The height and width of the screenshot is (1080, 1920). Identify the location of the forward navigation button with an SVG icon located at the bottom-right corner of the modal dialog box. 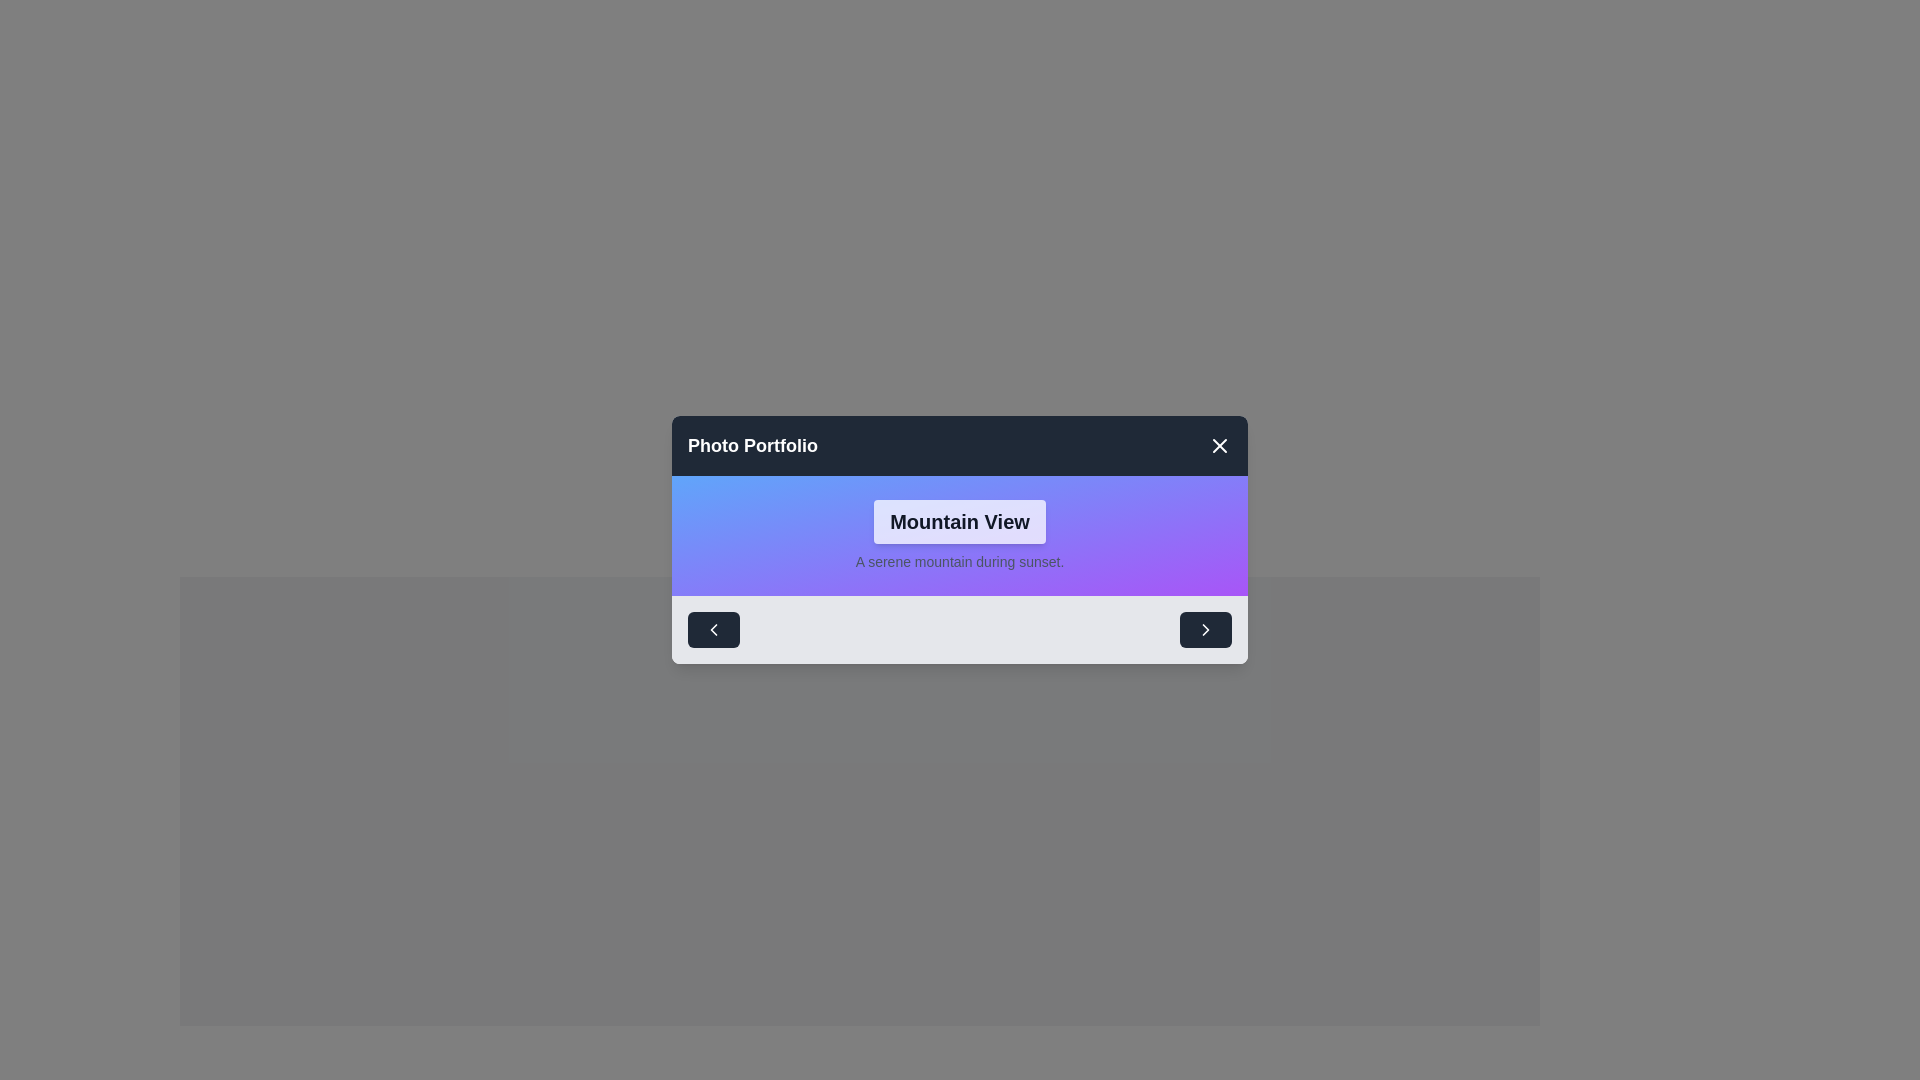
(1204, 628).